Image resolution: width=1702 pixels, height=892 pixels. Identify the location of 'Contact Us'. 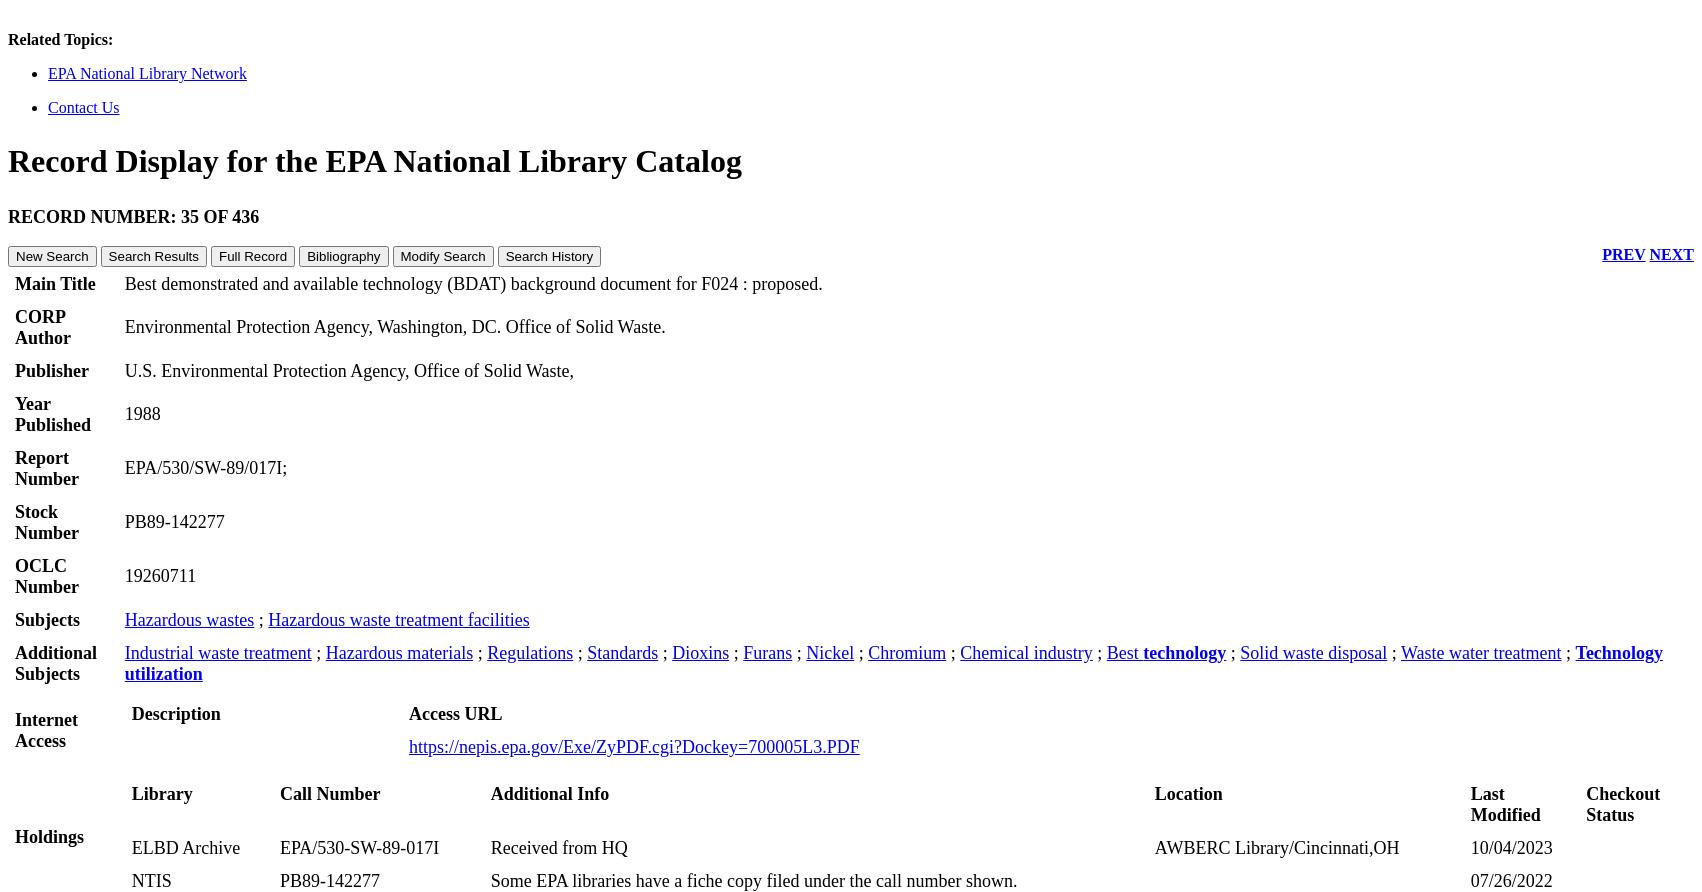
(83, 106).